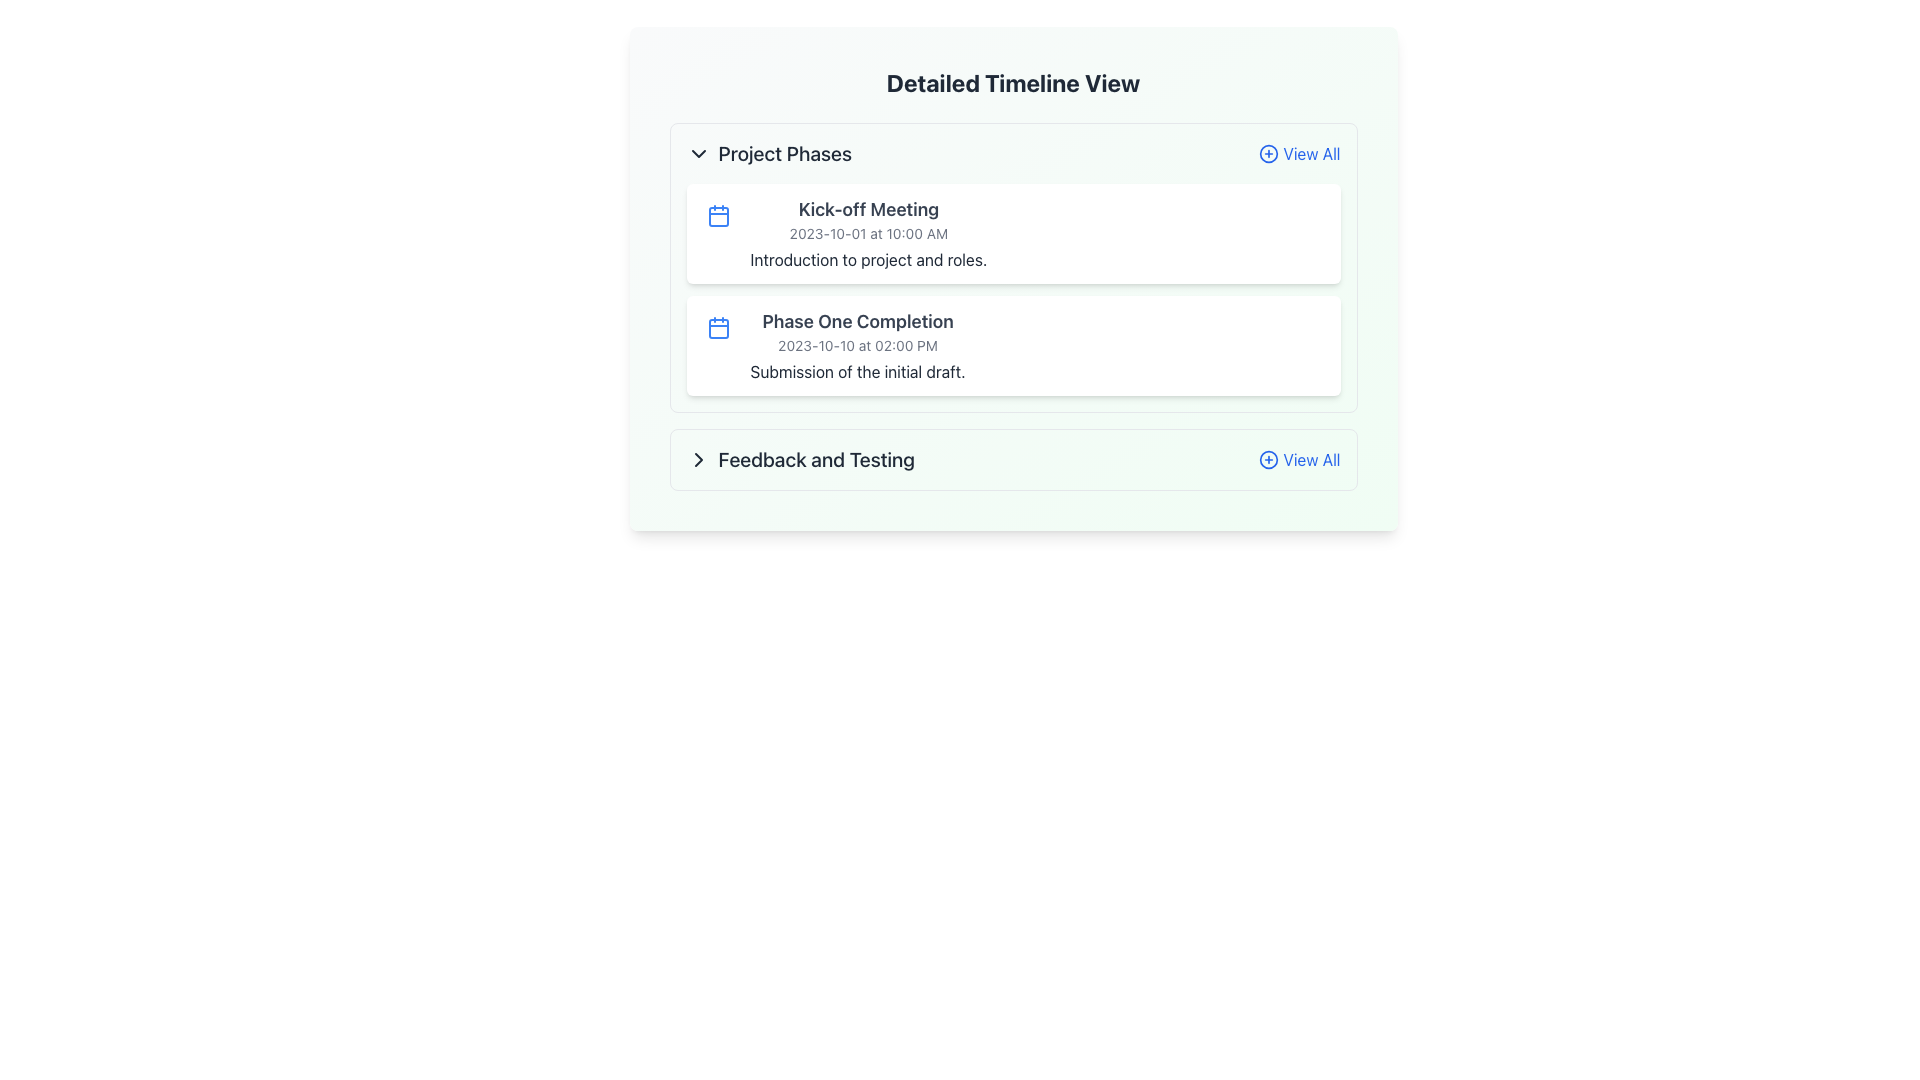 This screenshot has width=1920, height=1080. Describe the element at coordinates (1268, 459) in the screenshot. I see `the plus icon within the 'View All' button located on the right side of the 'Feedback and Testing' section` at that location.